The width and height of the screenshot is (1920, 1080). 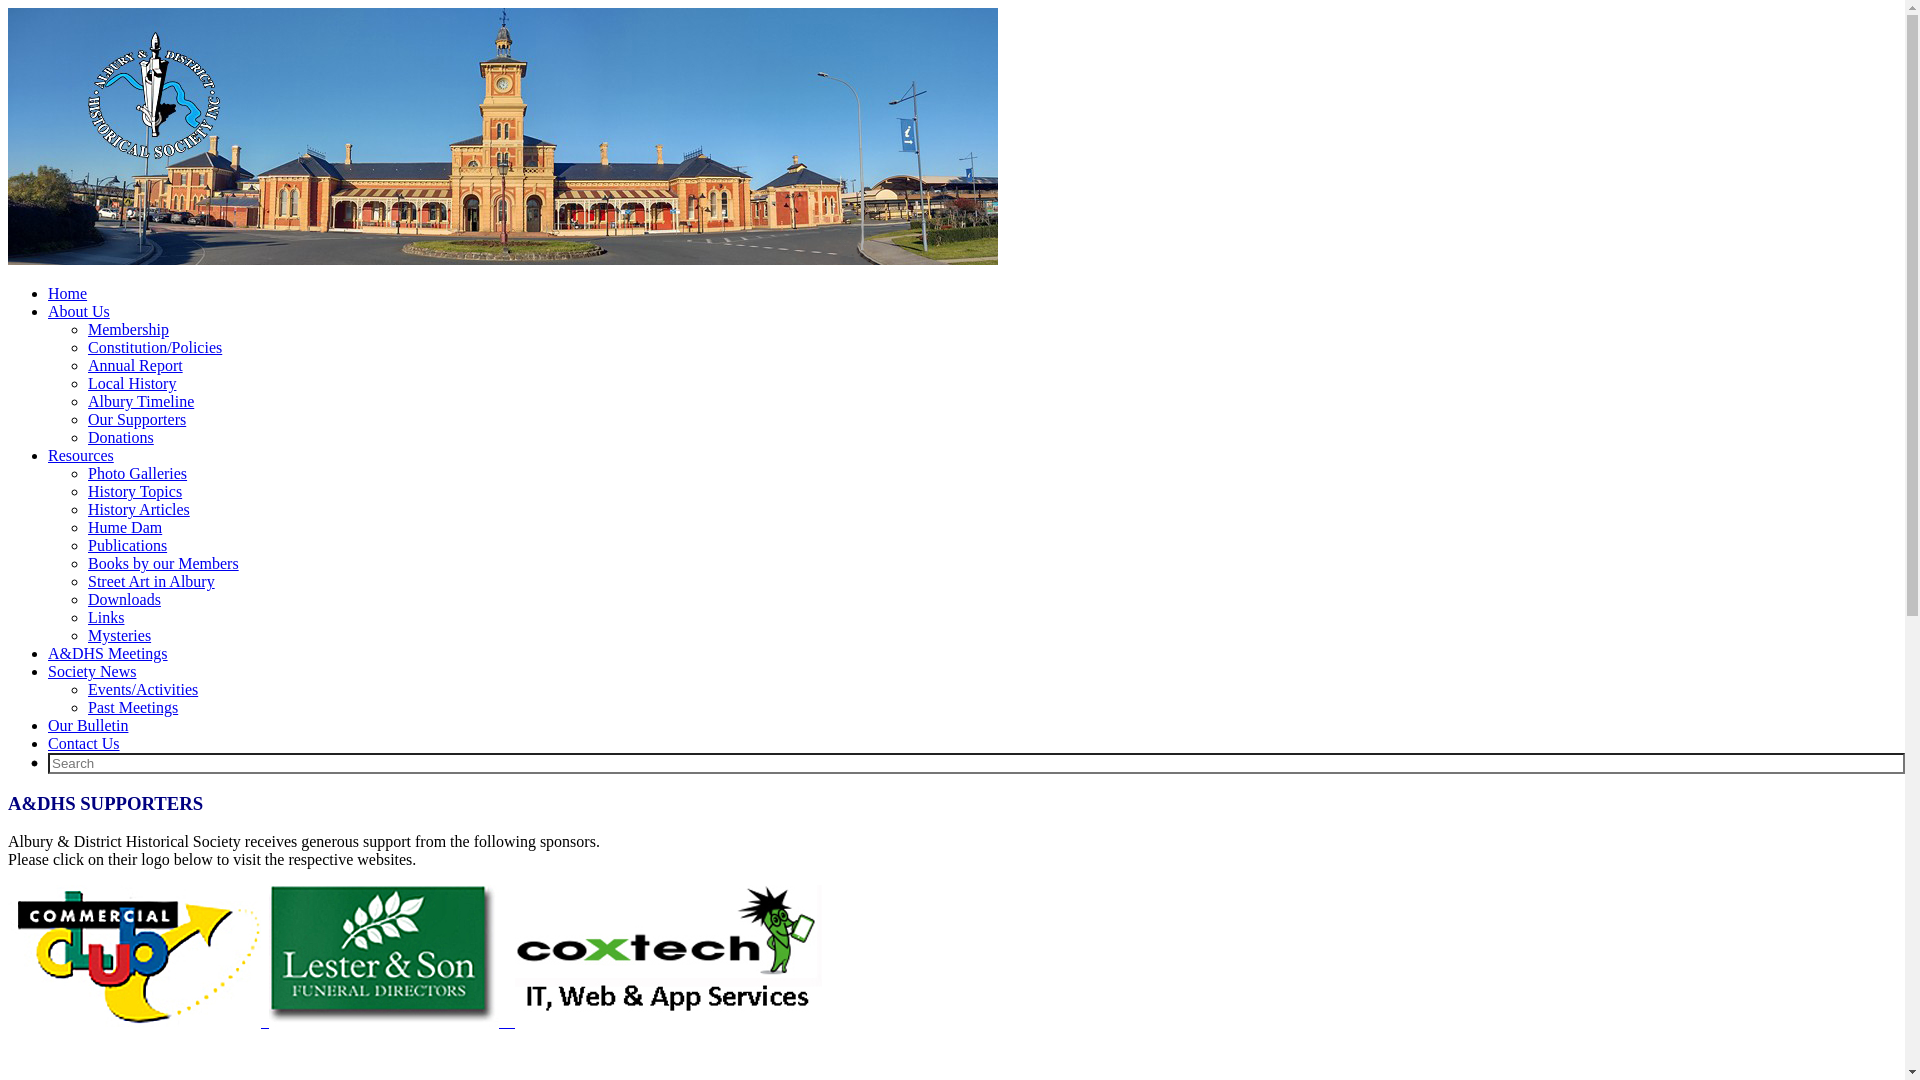 I want to click on 'A&DHS Meetings', so click(x=48, y=653).